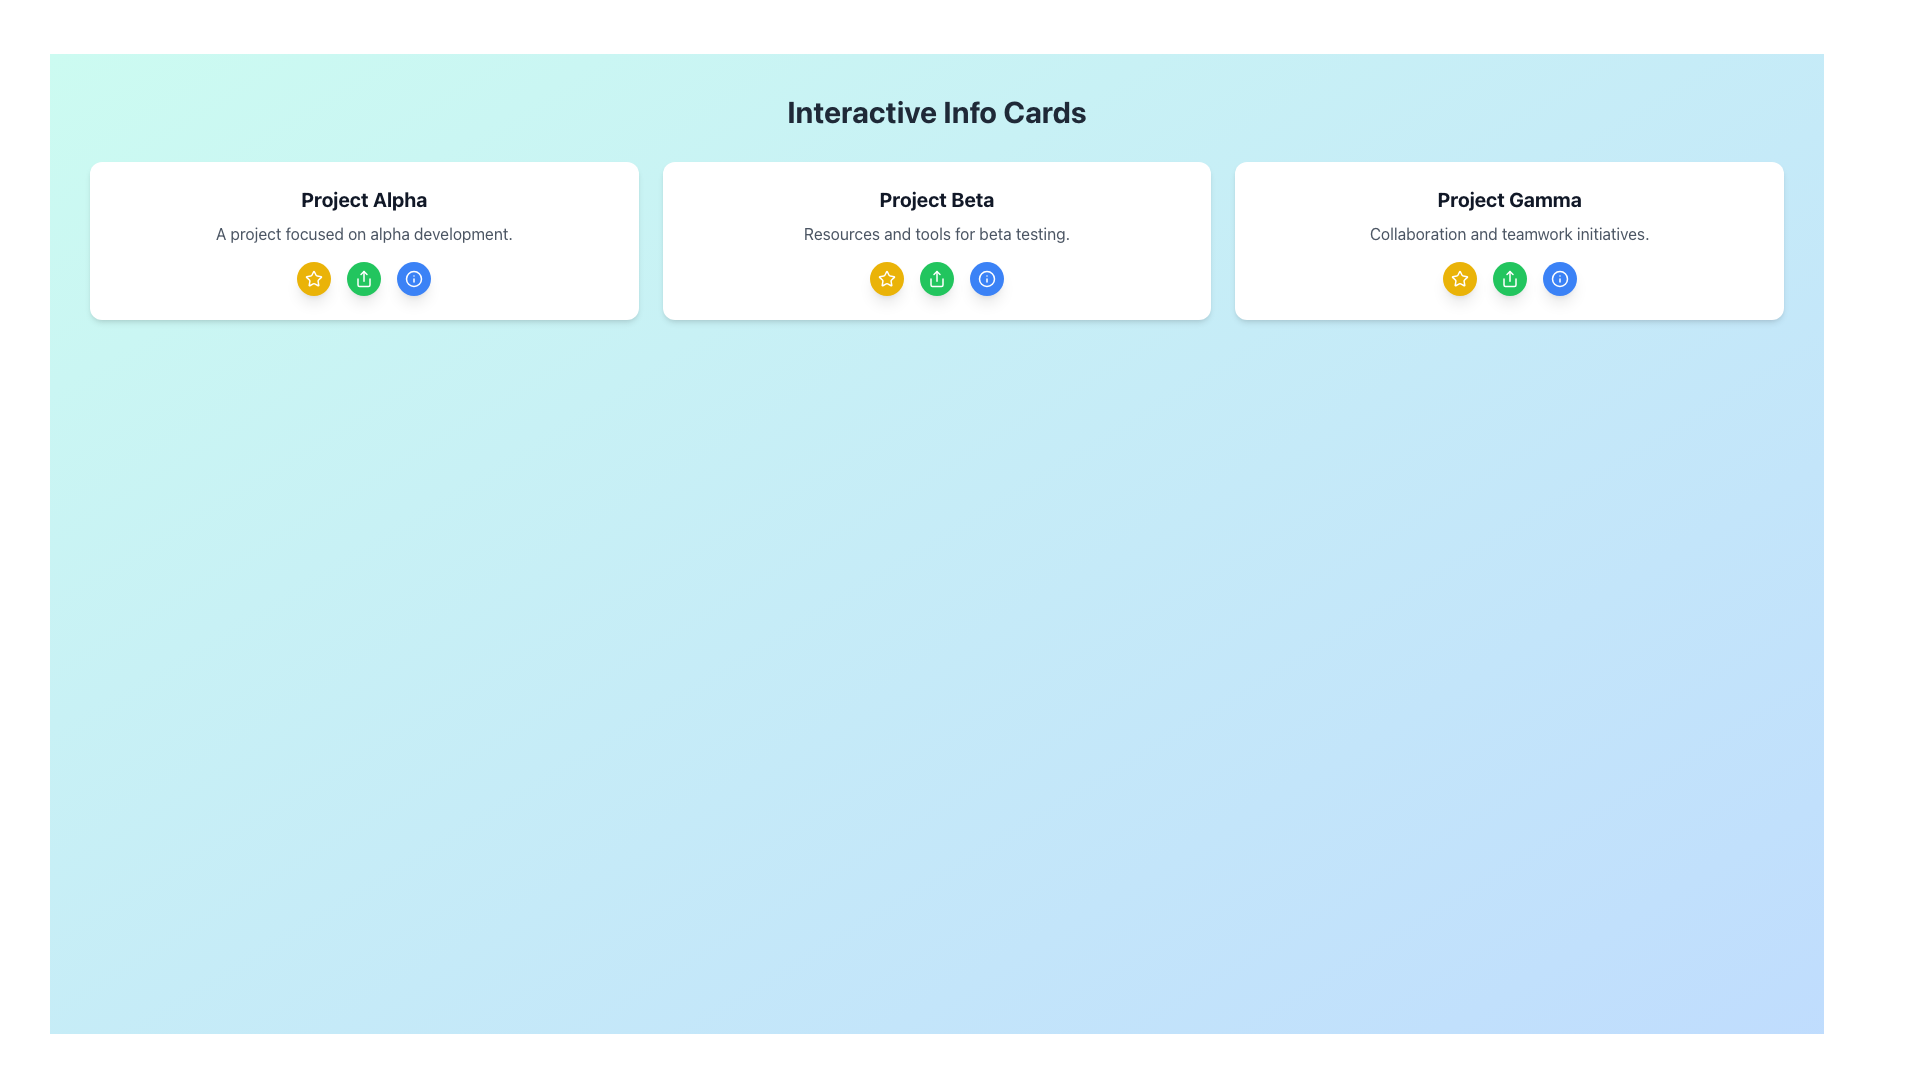 This screenshot has height=1080, width=1920. Describe the element at coordinates (1509, 239) in the screenshot. I see `the interactive buttons located at the bottom of the 'Project Gamma' card, which features a white background and rounded corners, to initiate corresponding actions` at that location.